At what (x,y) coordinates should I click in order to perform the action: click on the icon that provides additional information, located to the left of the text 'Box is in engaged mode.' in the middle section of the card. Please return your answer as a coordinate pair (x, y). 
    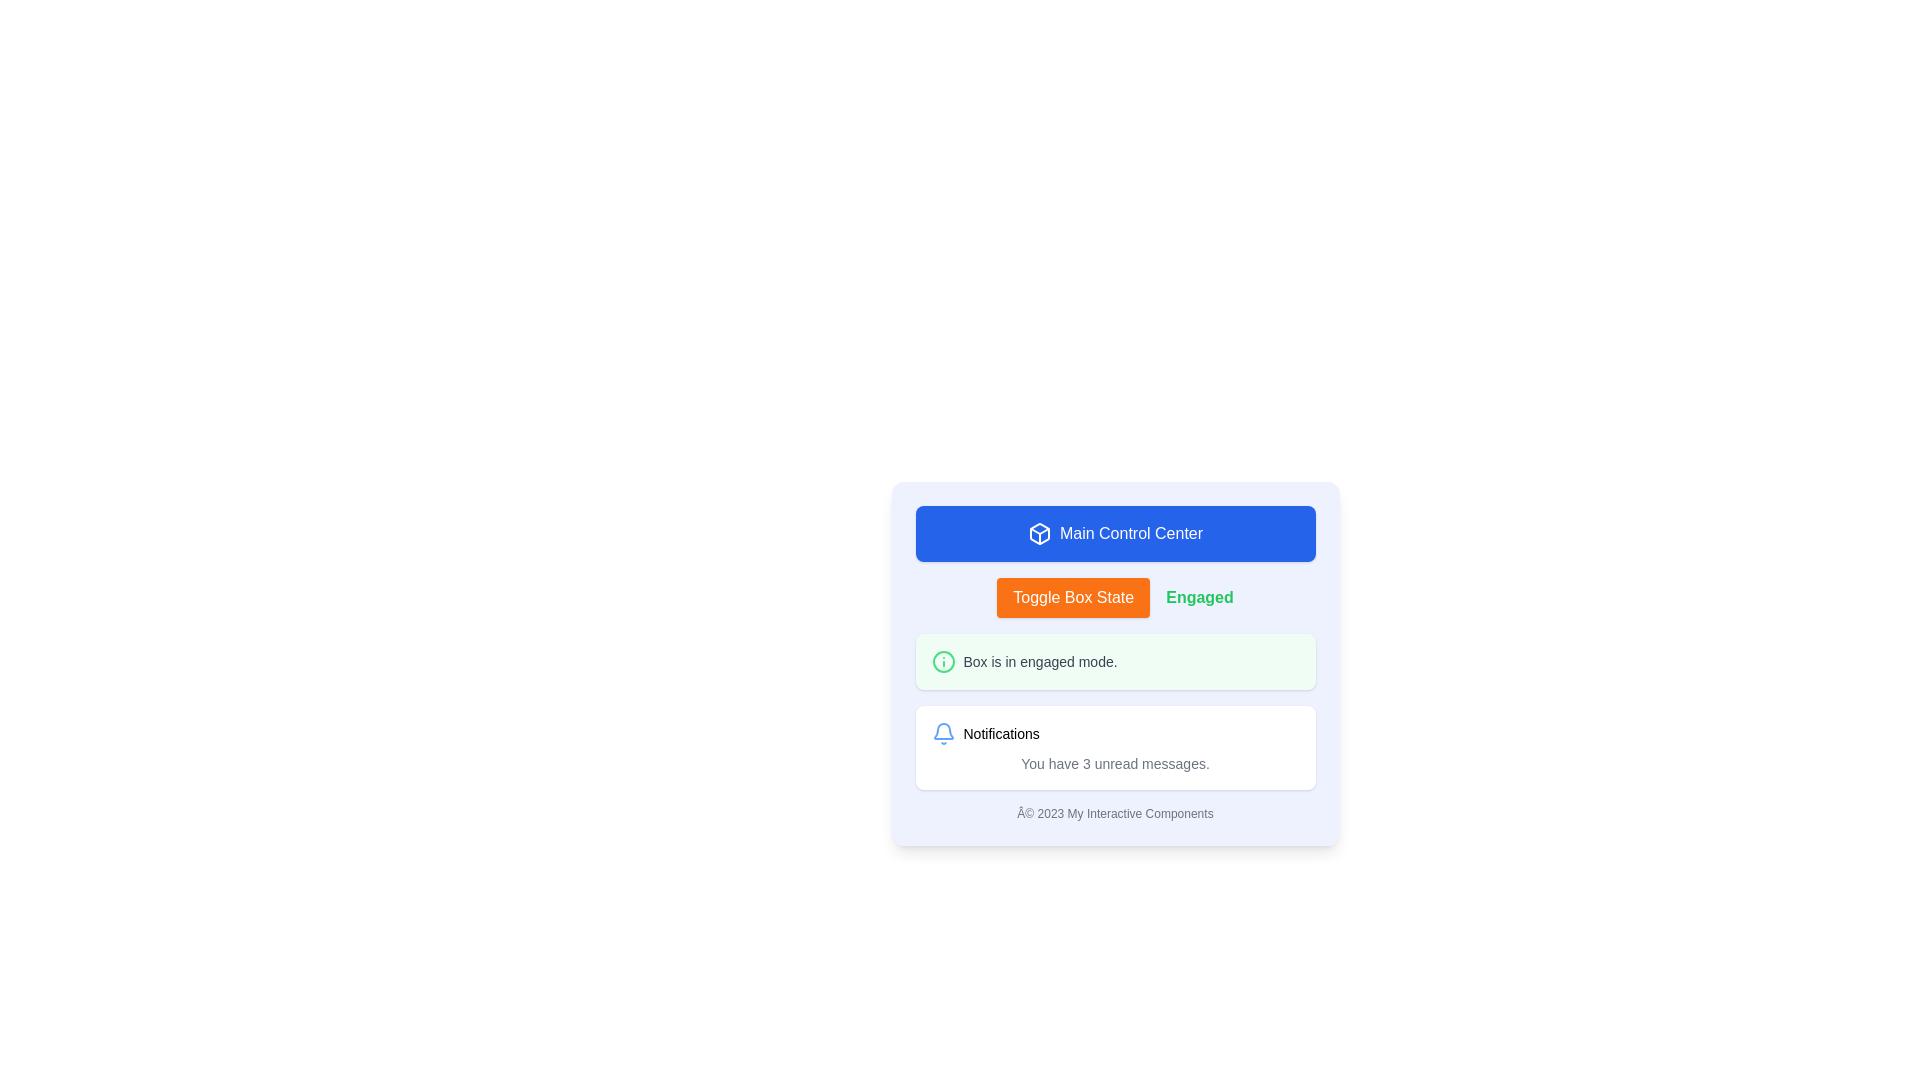
    Looking at the image, I should click on (942, 662).